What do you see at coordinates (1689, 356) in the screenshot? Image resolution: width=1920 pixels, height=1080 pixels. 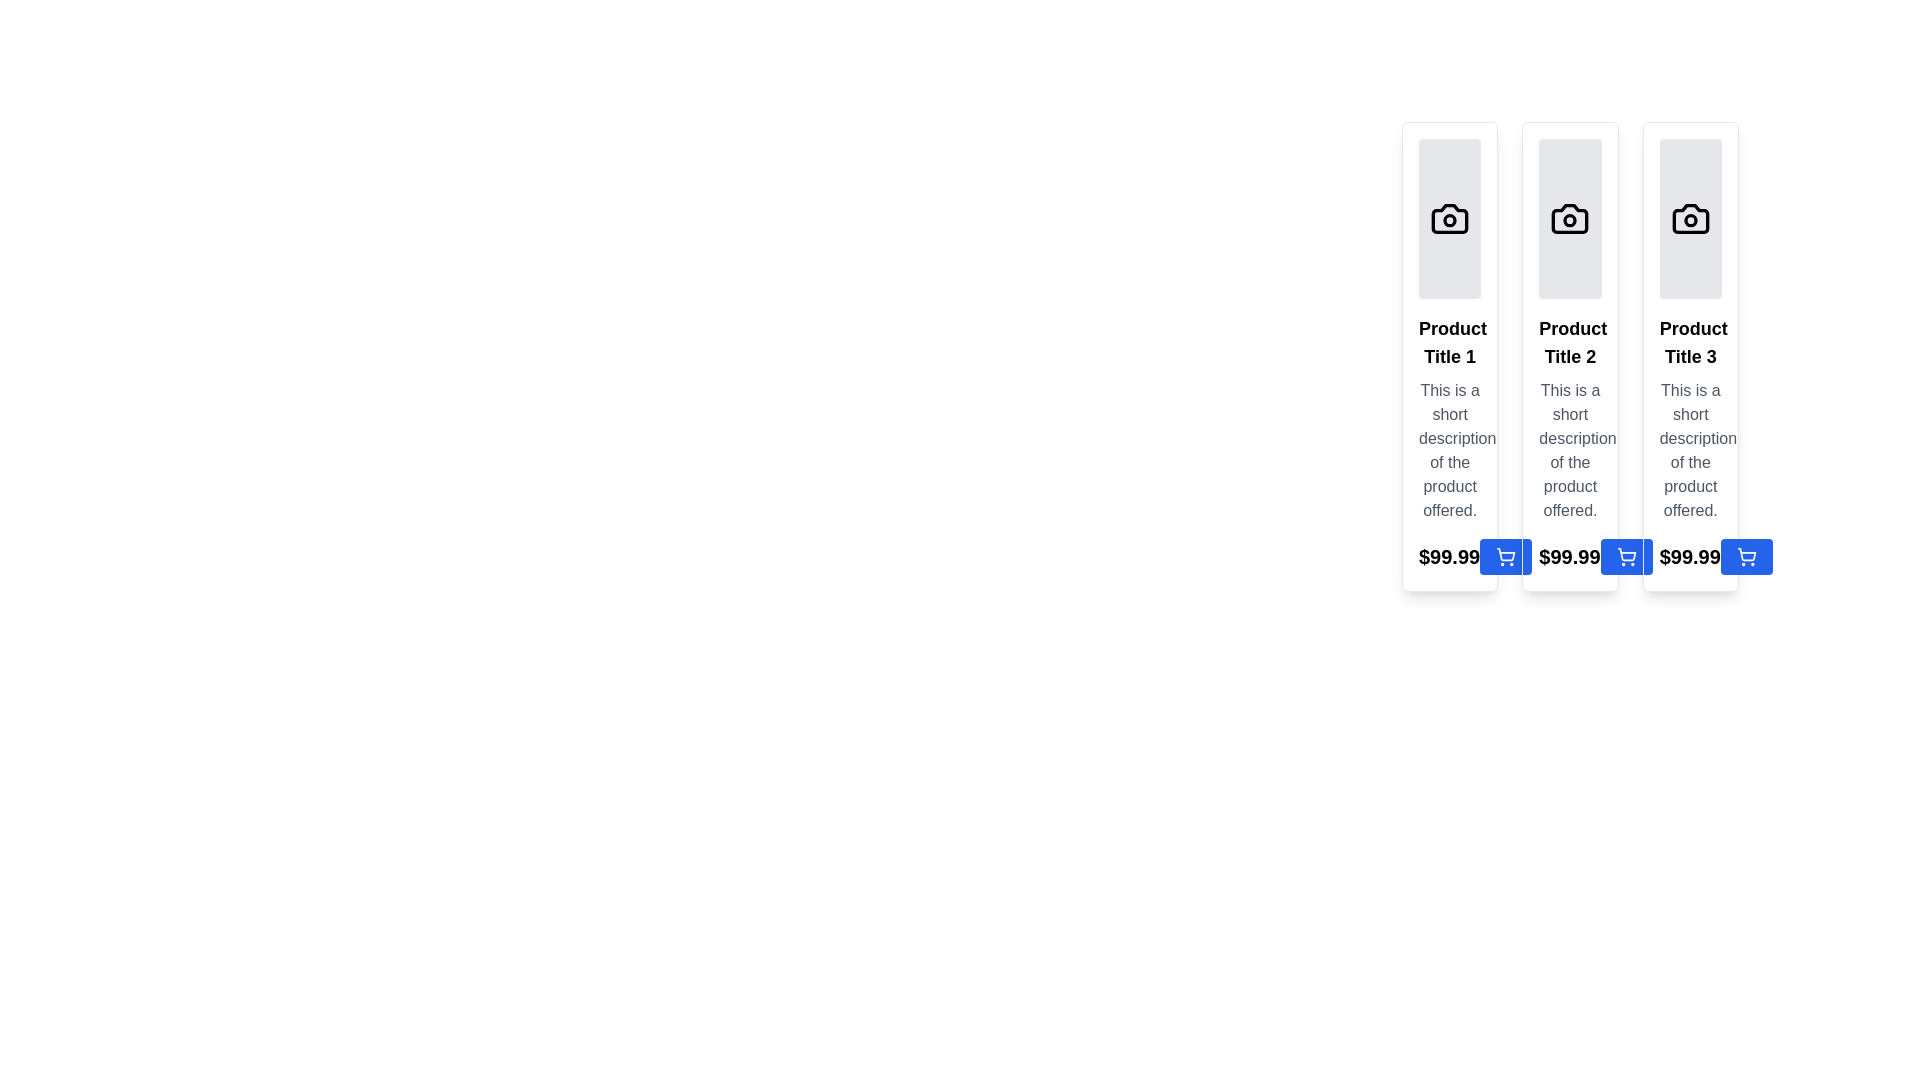 I see `the third product card in the horizontally arranged grid layout, which displays the product details including title, description, and price` at bounding box center [1689, 356].